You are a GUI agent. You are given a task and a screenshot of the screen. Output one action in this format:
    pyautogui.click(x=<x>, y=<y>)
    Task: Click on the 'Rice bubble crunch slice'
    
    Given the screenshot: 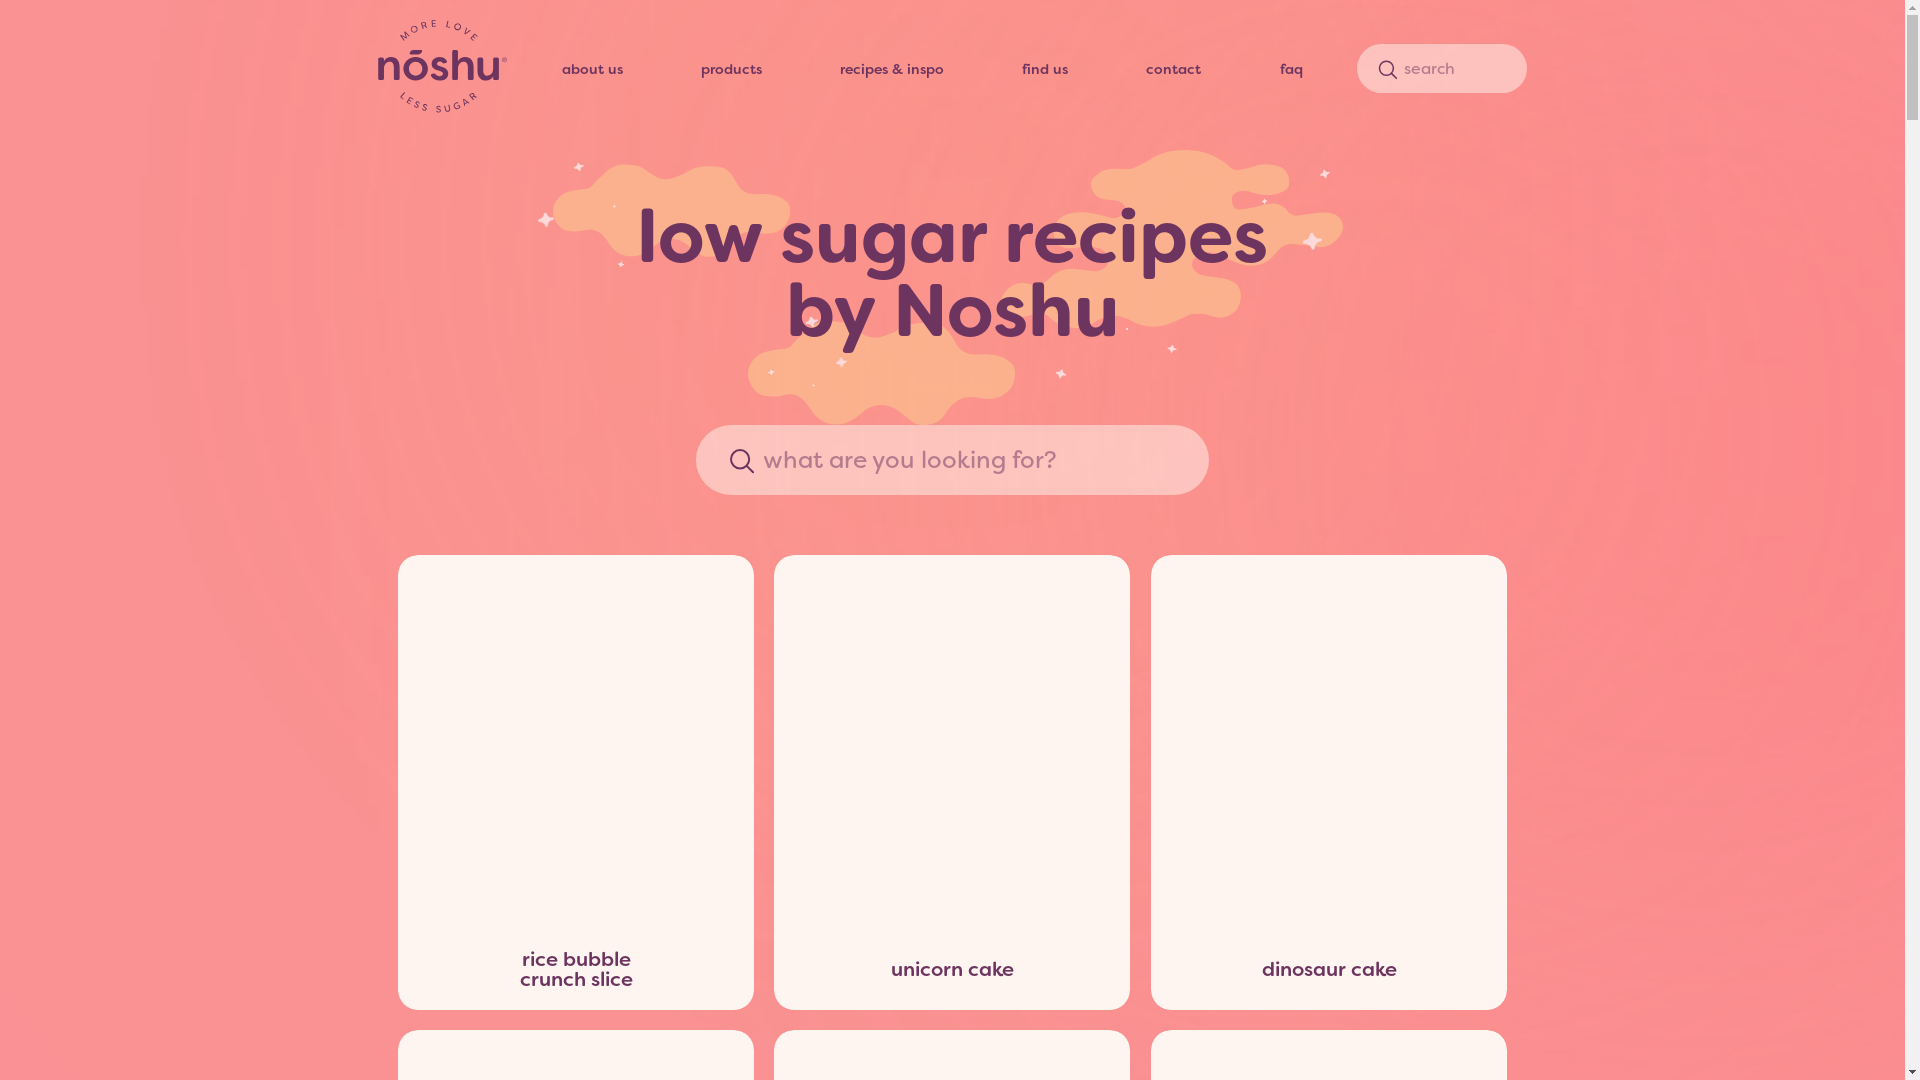 What is the action you would take?
    pyautogui.click(x=575, y=741)
    